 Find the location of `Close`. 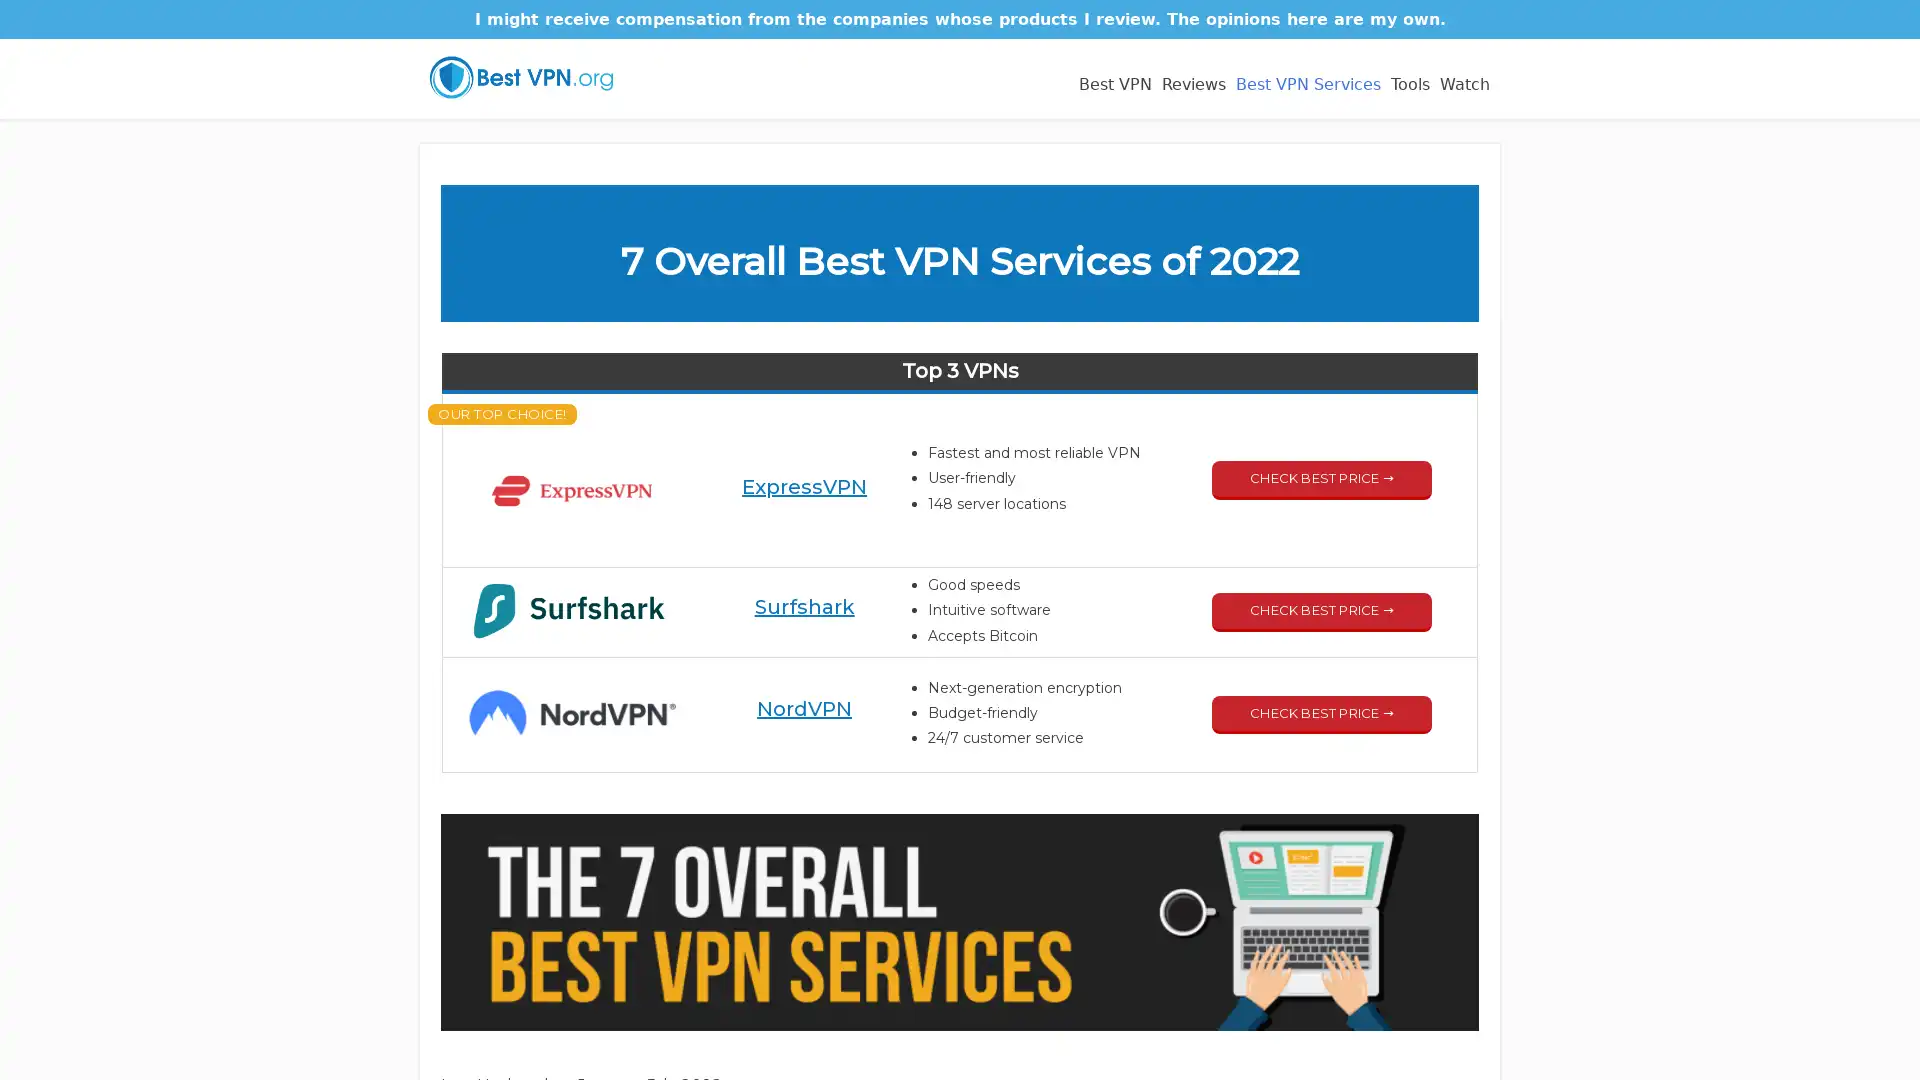

Close is located at coordinates (1303, 371).